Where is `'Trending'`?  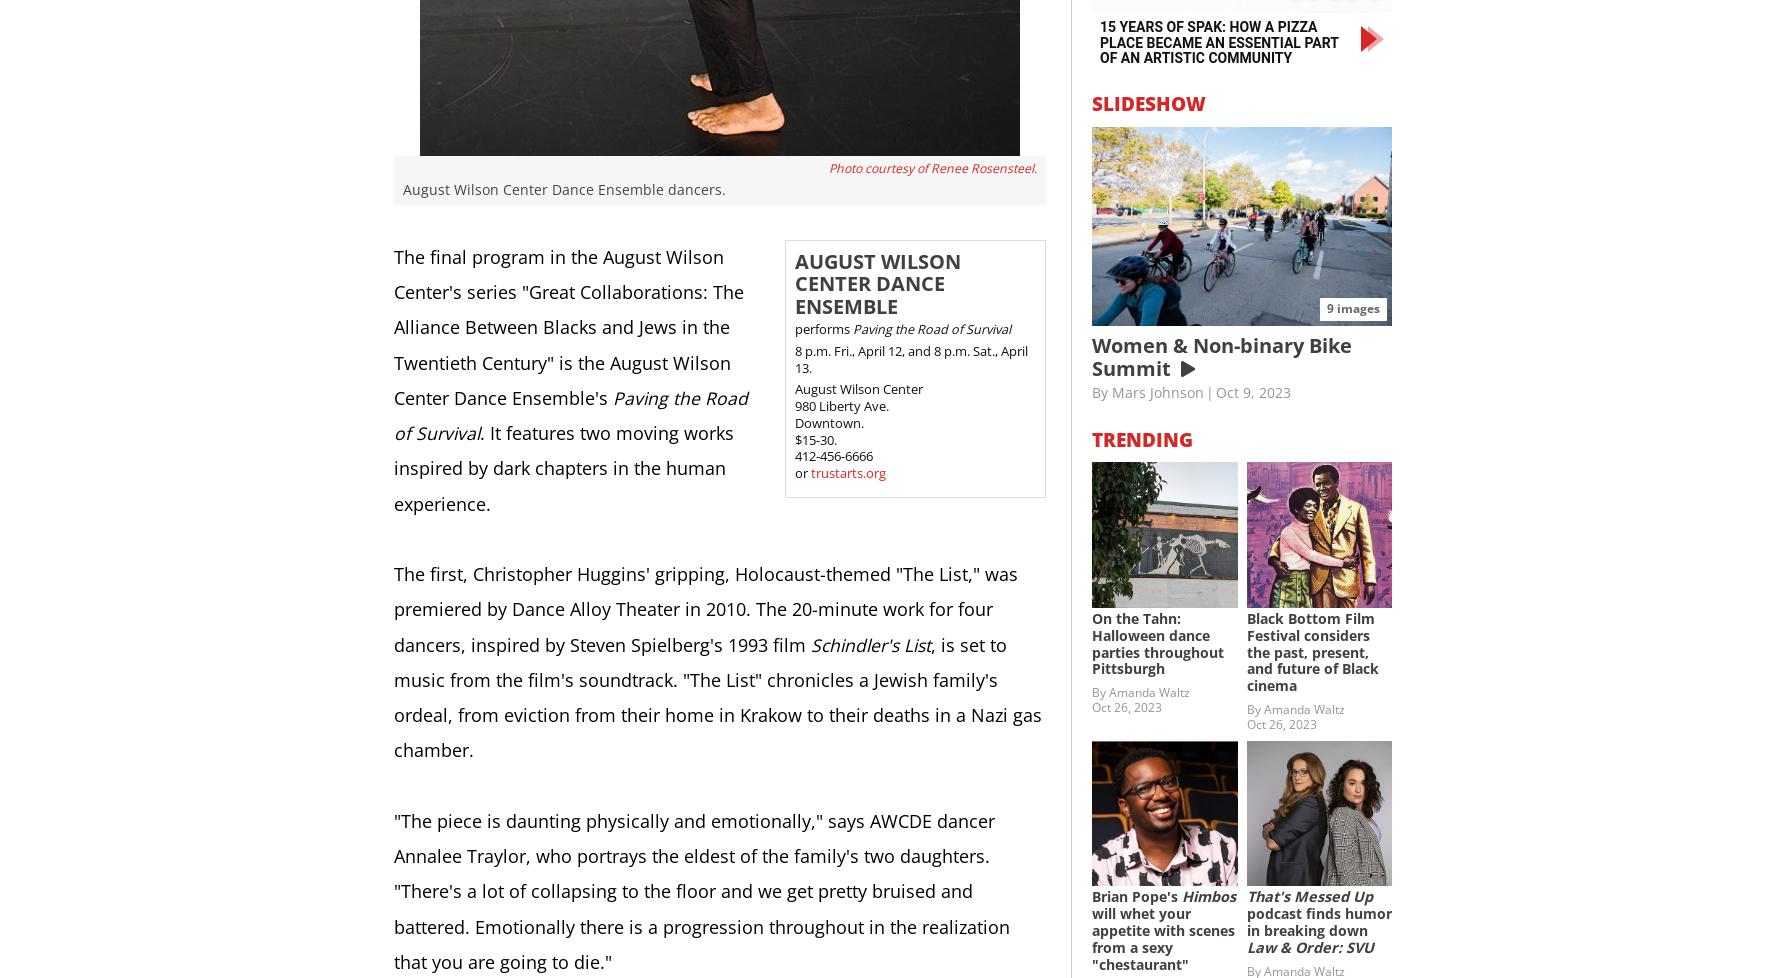
'Trending' is located at coordinates (1141, 437).